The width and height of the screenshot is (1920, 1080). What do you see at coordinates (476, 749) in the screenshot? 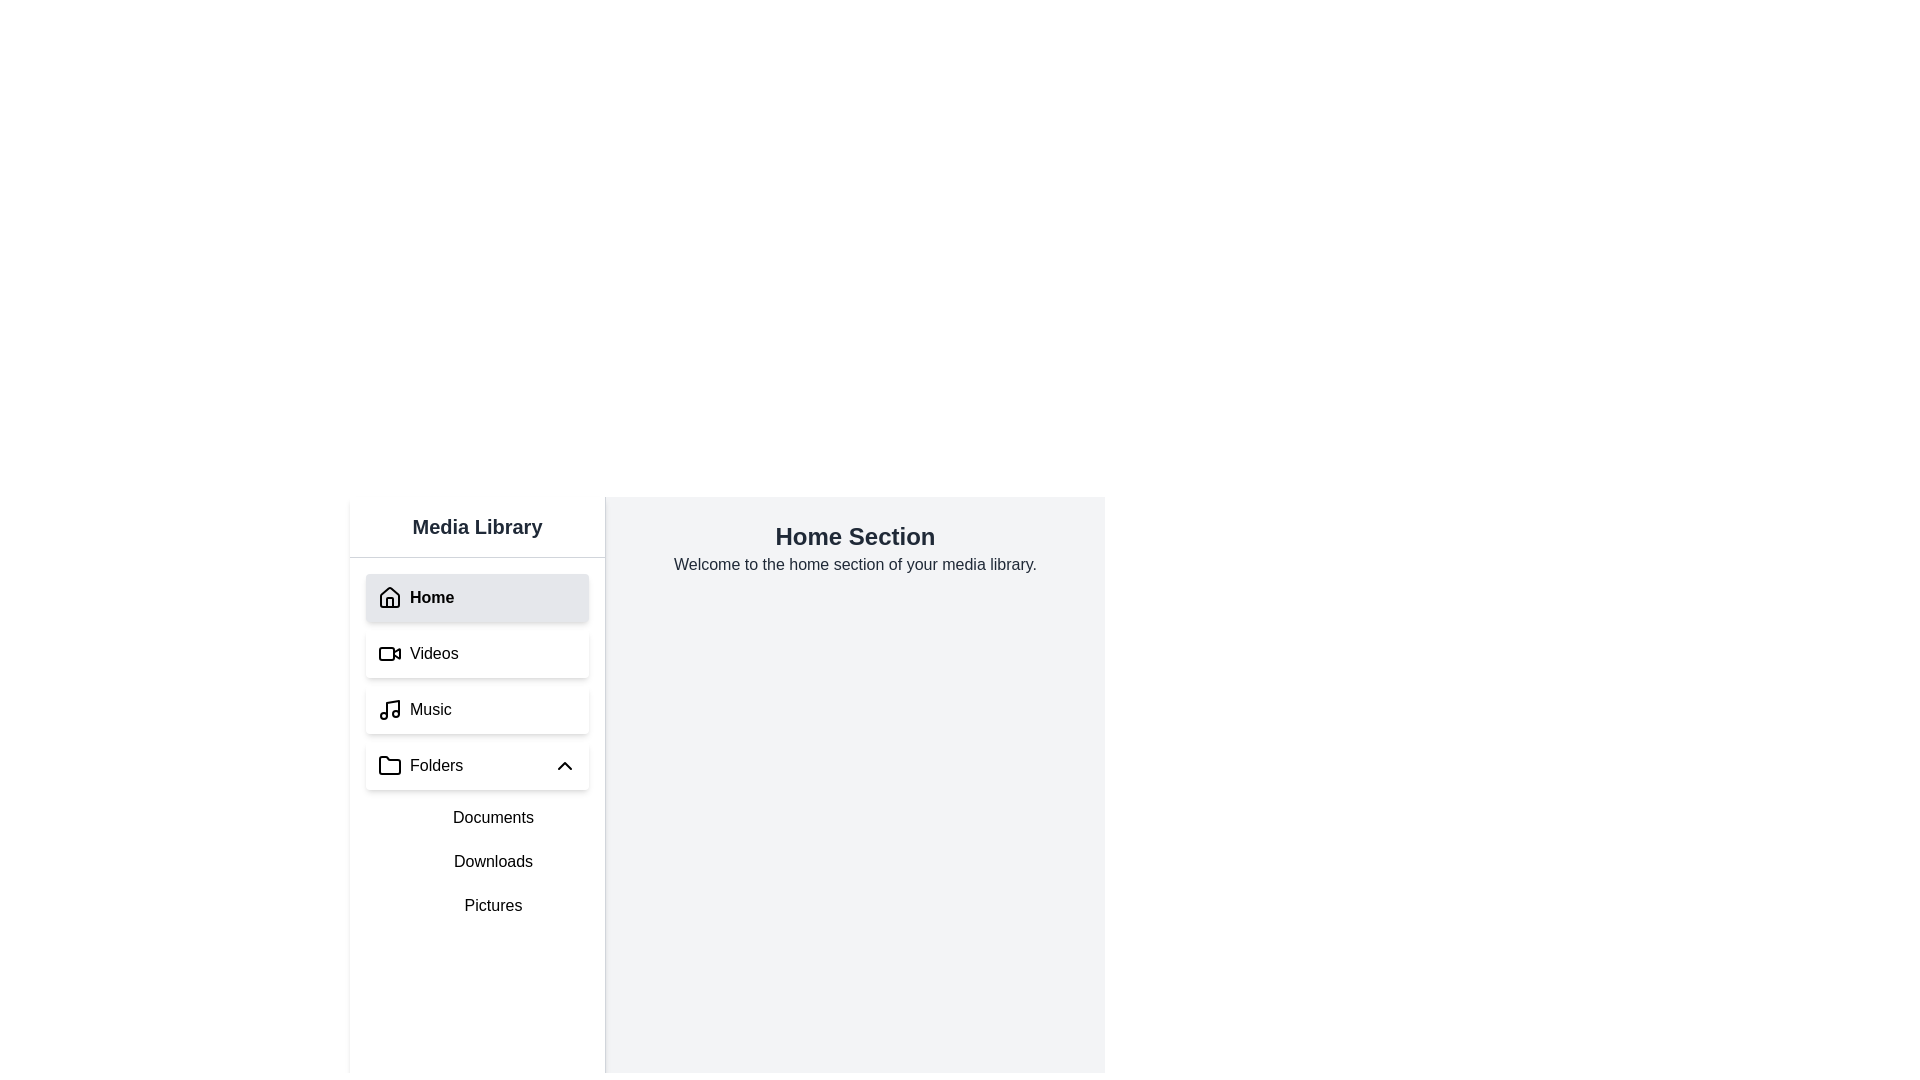
I see `the Navigation menu located` at bounding box center [476, 749].